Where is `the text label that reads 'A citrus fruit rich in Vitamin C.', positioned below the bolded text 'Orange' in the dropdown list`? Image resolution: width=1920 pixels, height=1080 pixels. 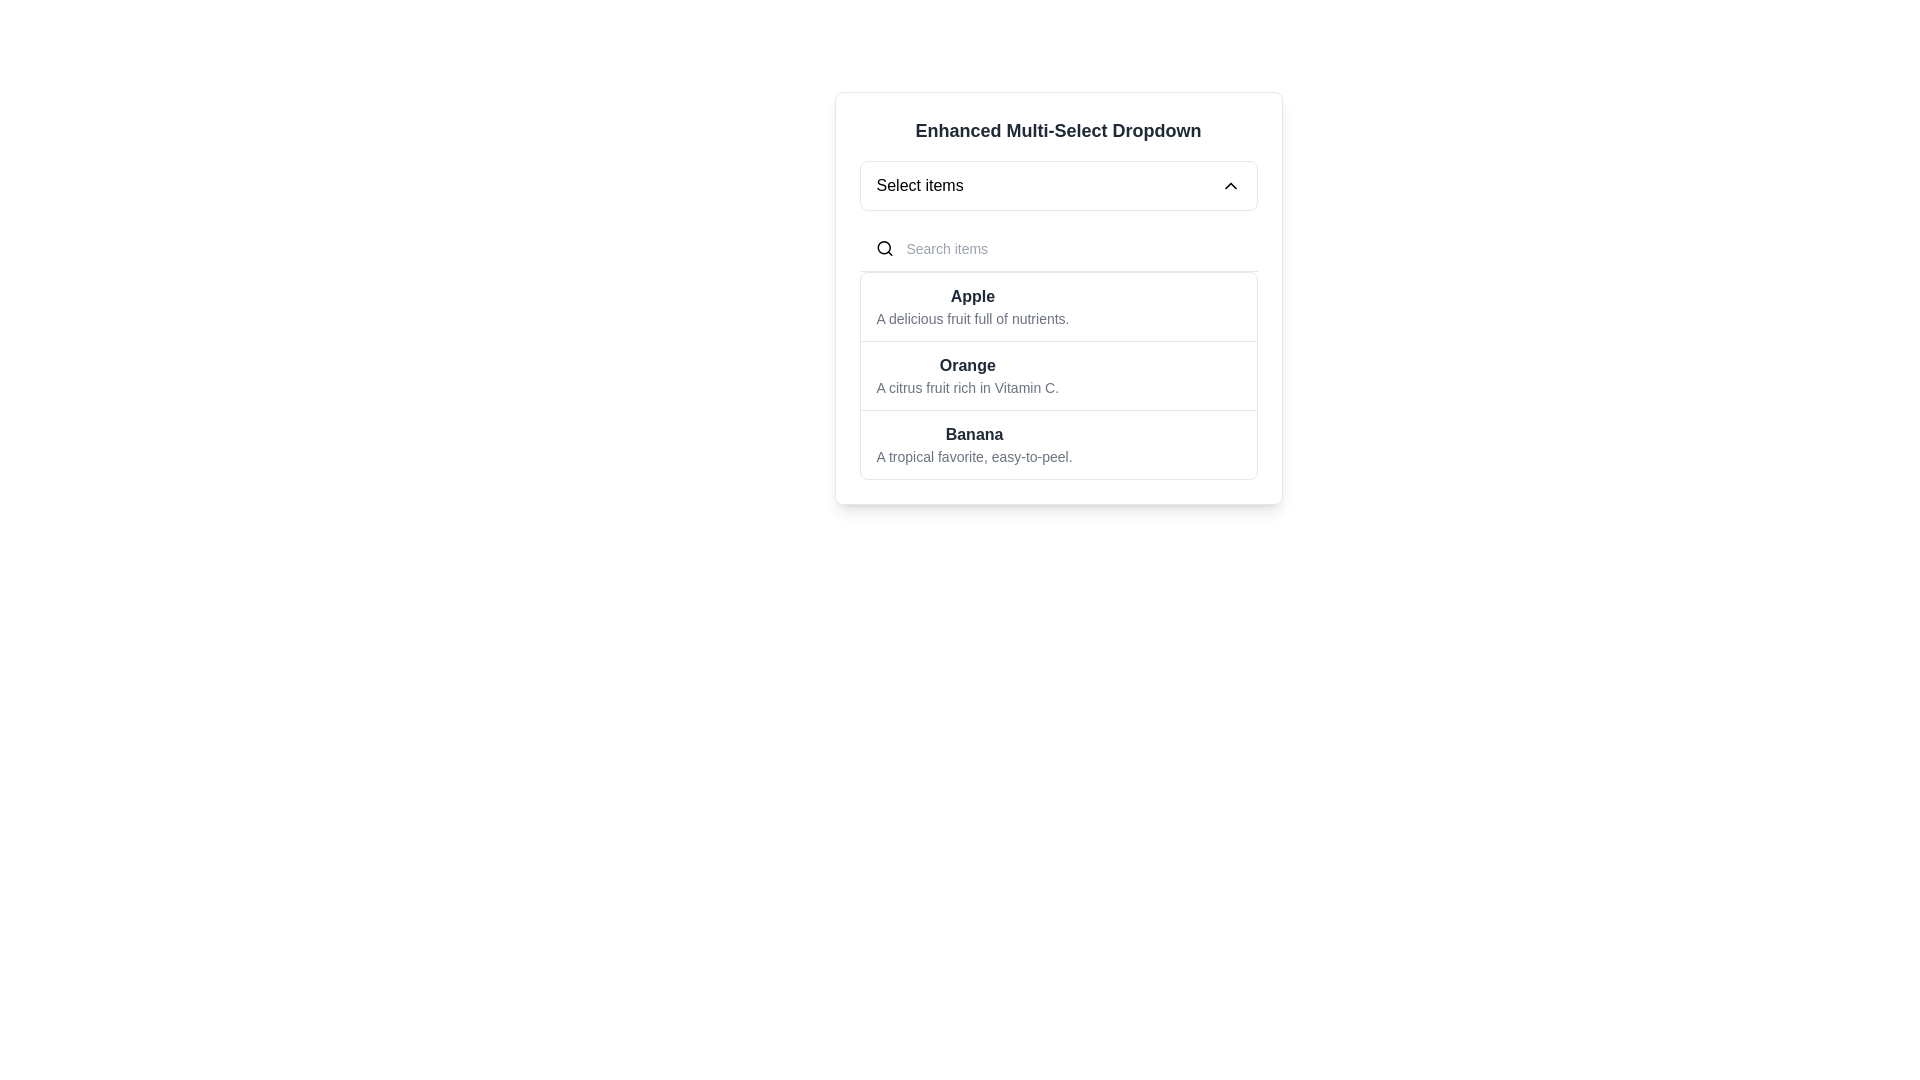
the text label that reads 'A citrus fruit rich in Vitamin C.', positioned below the bolded text 'Orange' in the dropdown list is located at coordinates (967, 388).